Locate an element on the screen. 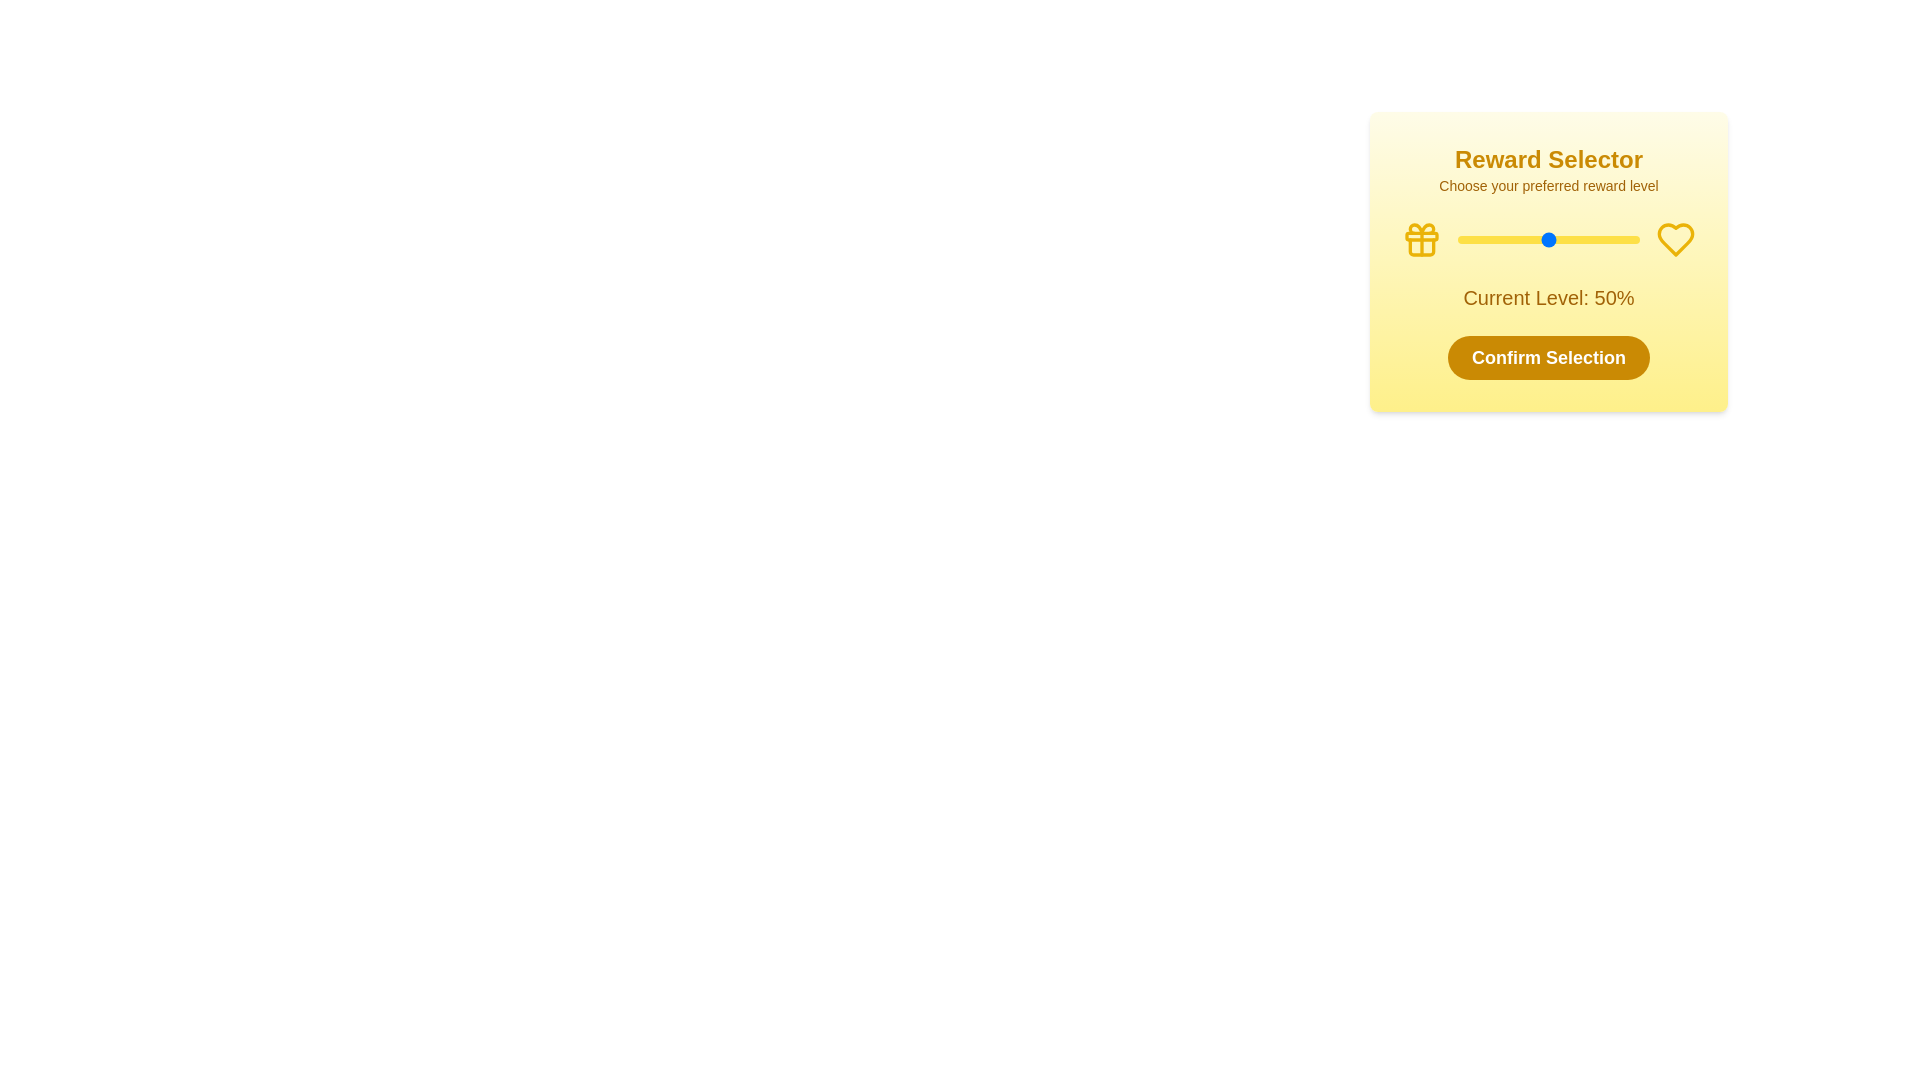  the 'Confirm Selection' button with a yellow background and white text located at the bottom of the 'Reward Selector' section to confirm the selection is located at coordinates (1548, 357).